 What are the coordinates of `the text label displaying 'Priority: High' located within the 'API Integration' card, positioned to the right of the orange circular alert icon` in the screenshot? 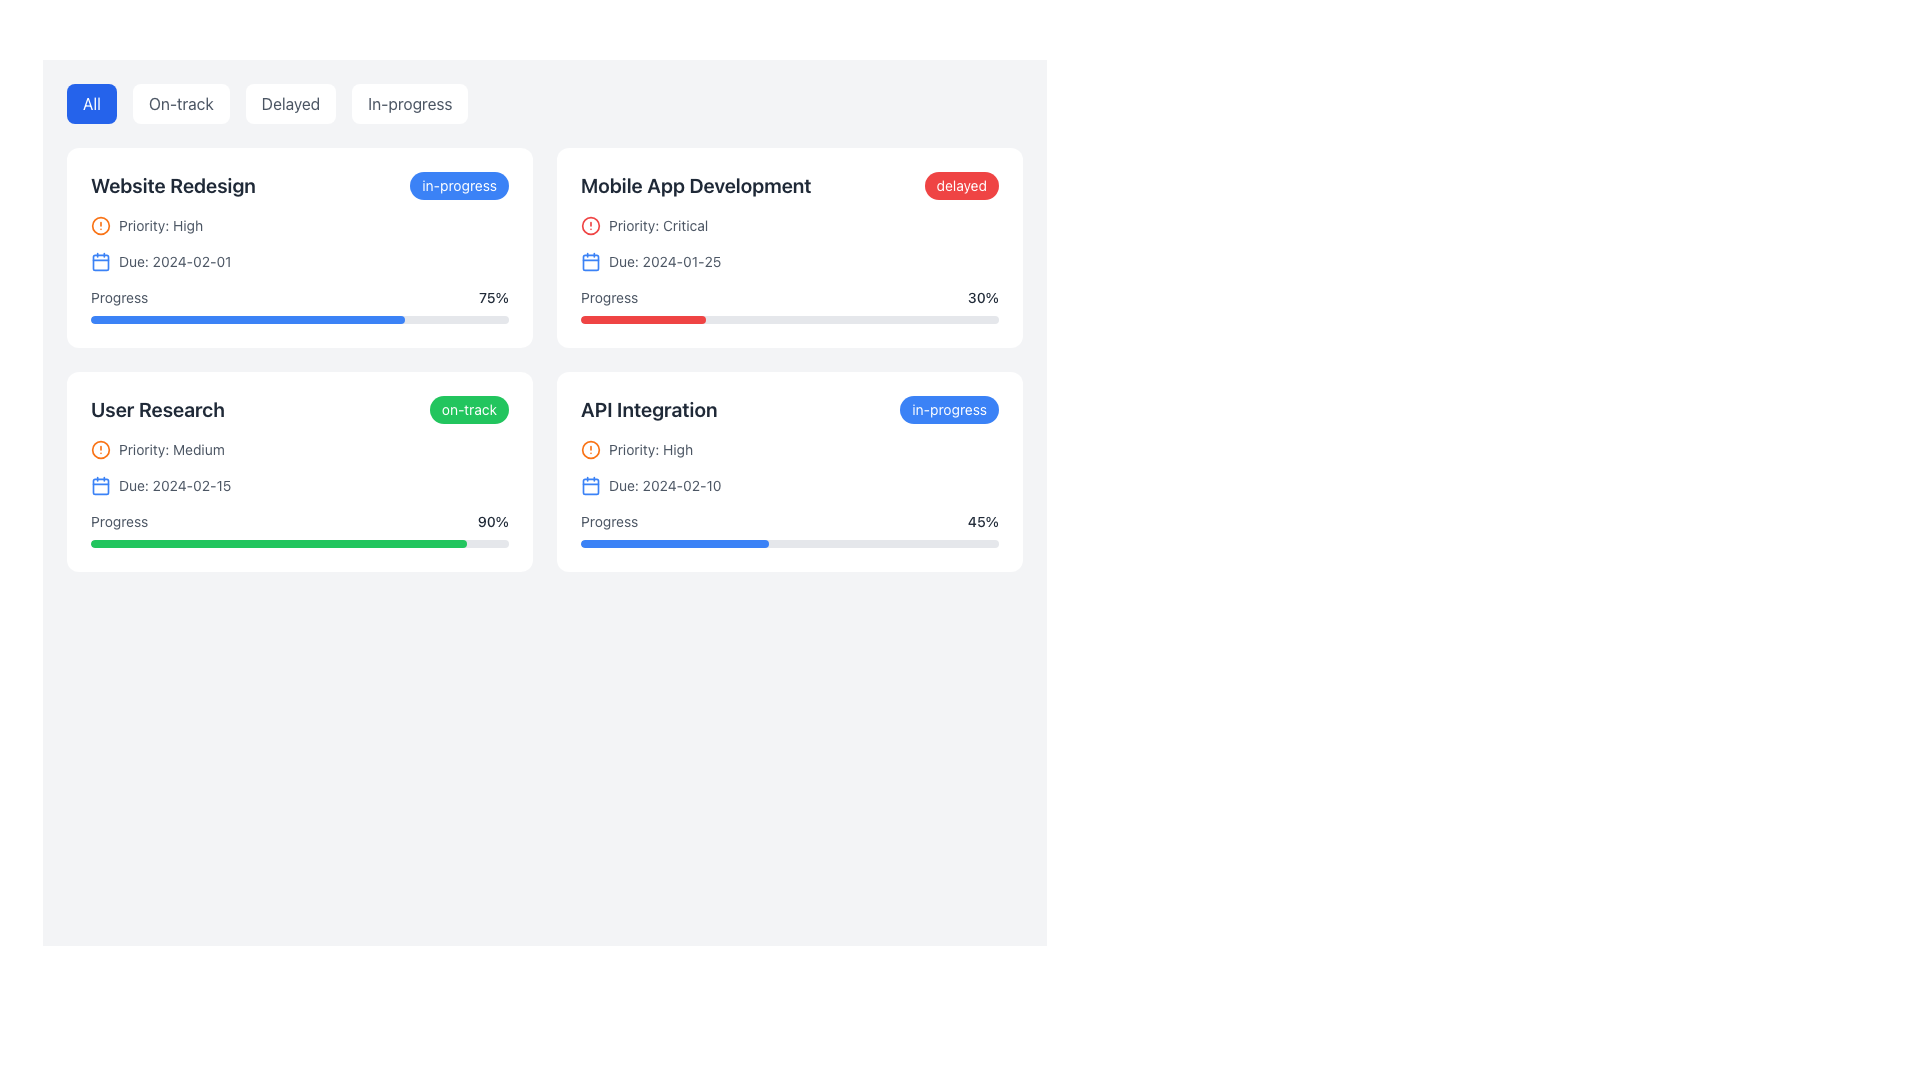 It's located at (651, 450).